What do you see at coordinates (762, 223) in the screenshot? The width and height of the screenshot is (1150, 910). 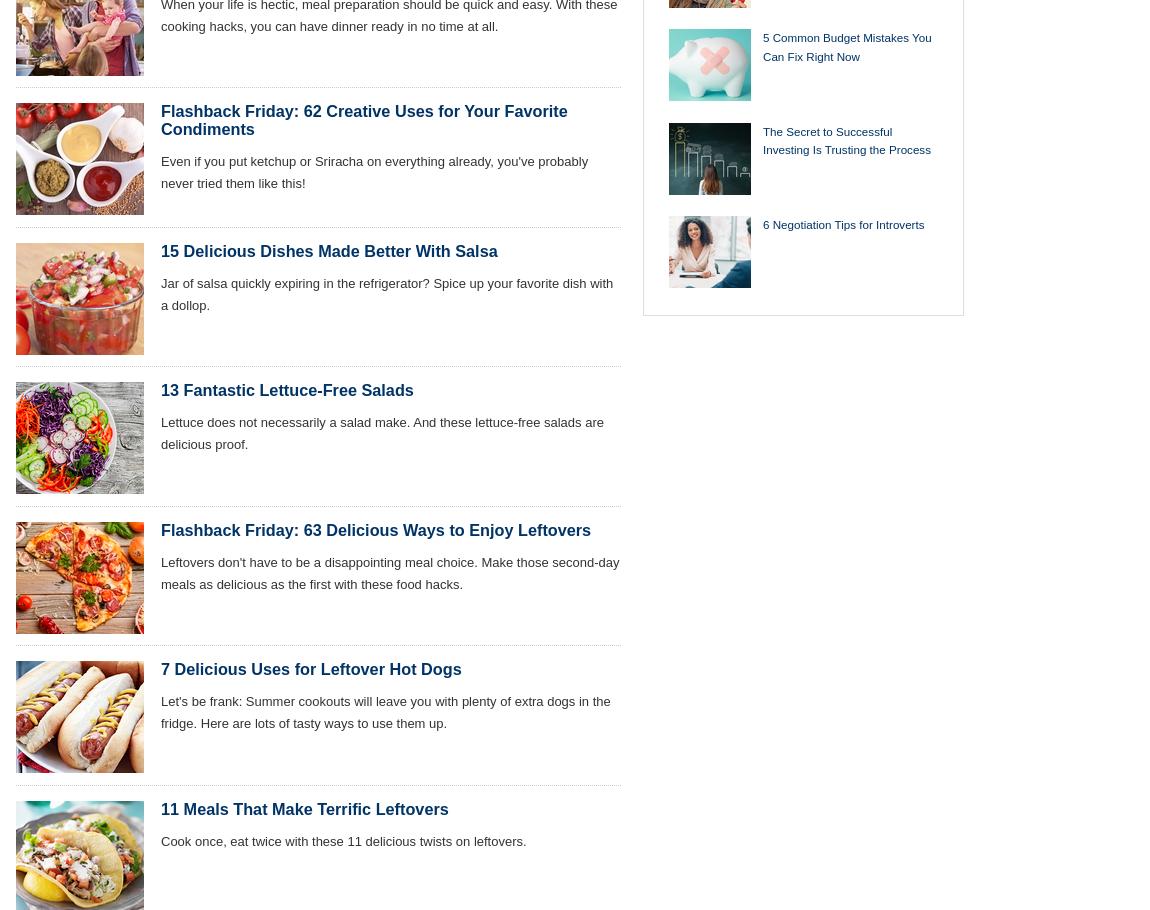 I see `'6 Negotiation Tips for Introverts'` at bounding box center [762, 223].